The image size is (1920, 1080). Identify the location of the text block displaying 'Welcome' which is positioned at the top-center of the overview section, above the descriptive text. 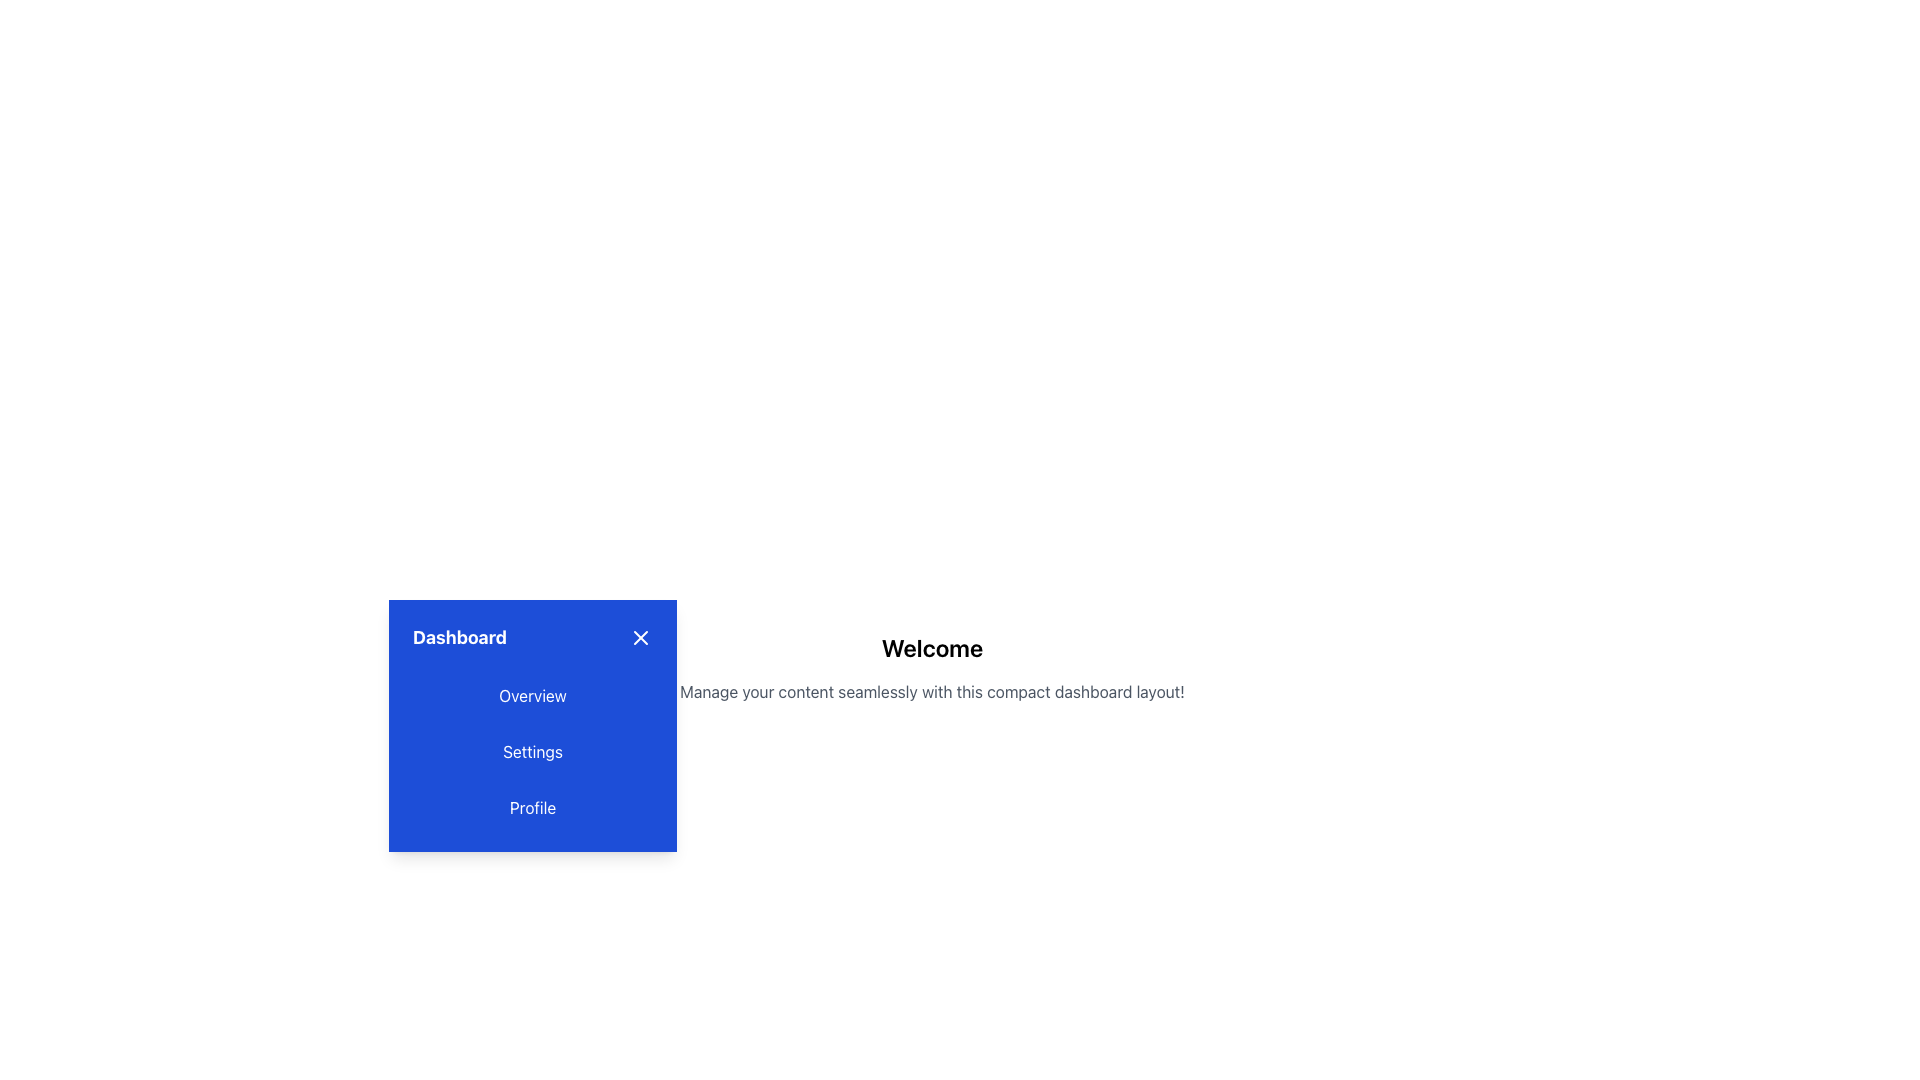
(931, 648).